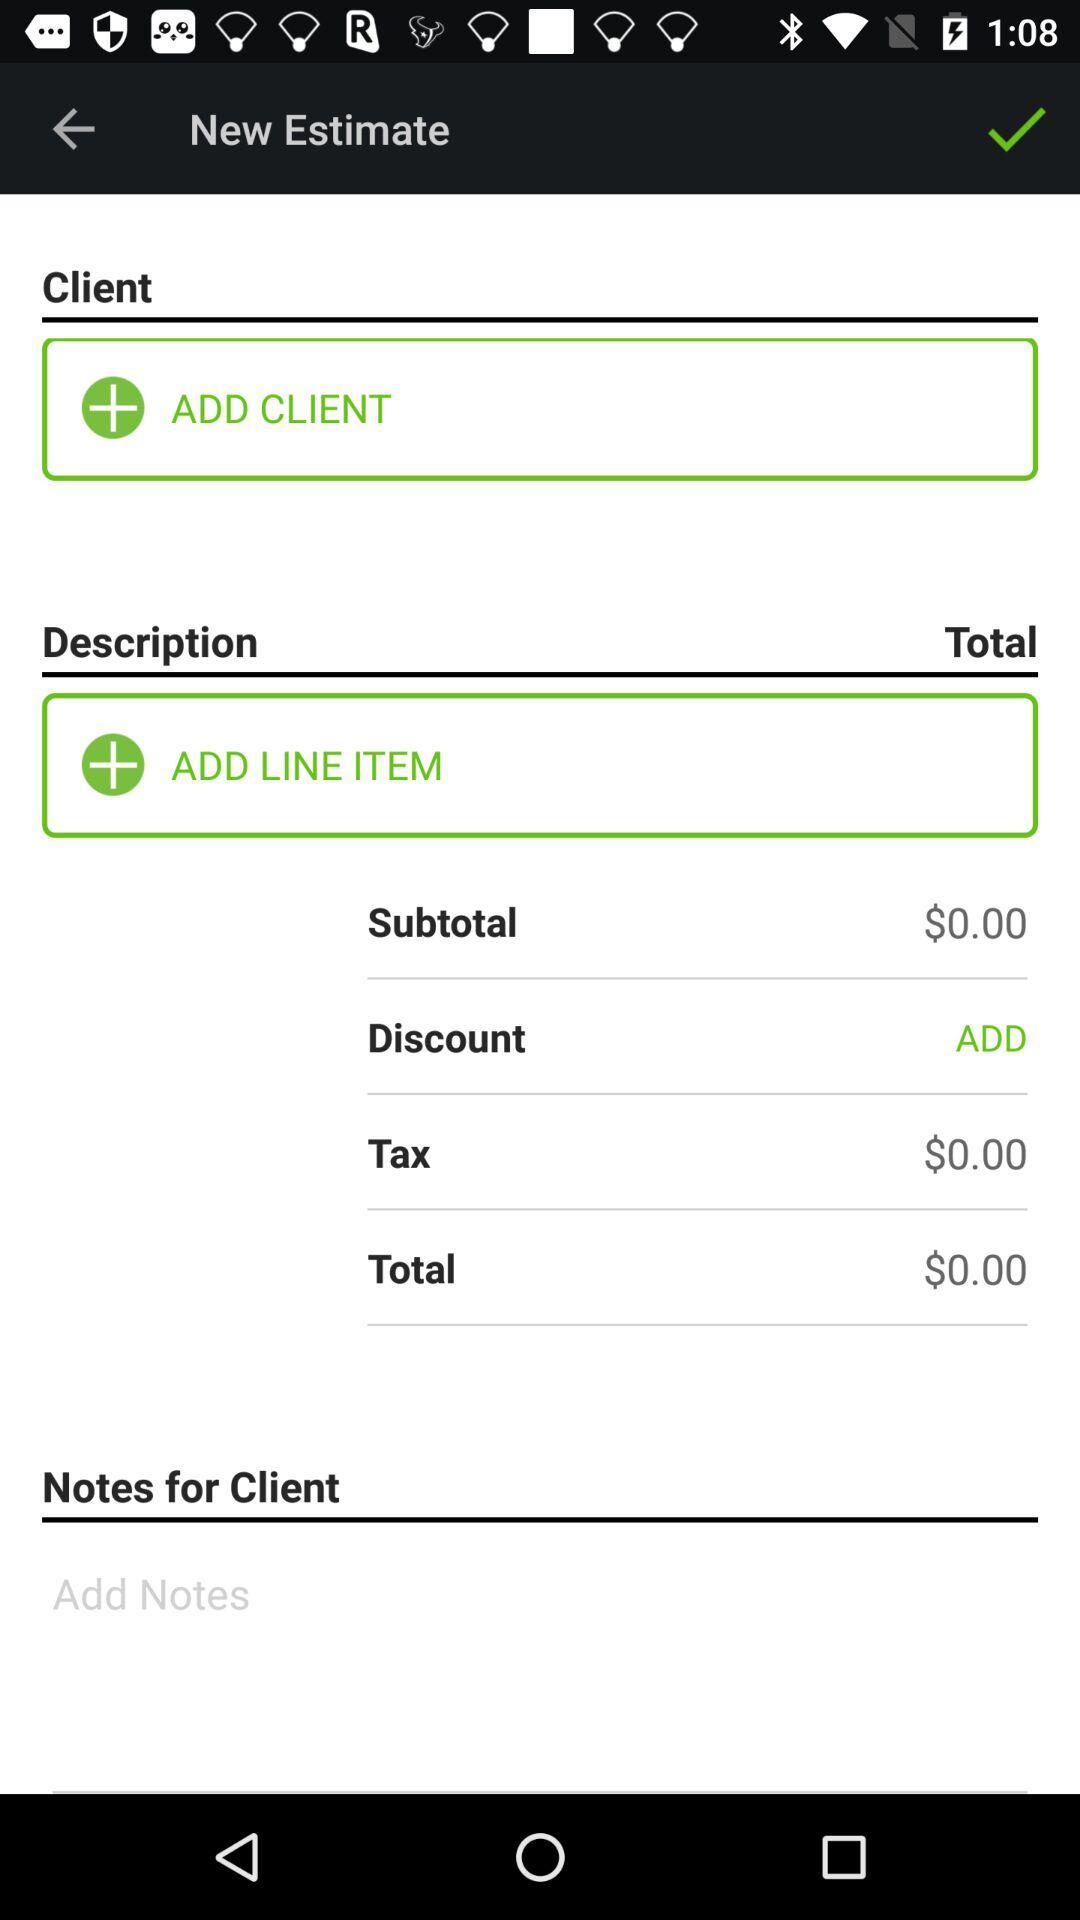 This screenshot has width=1080, height=1920. What do you see at coordinates (540, 1666) in the screenshot?
I see `notes for client` at bounding box center [540, 1666].